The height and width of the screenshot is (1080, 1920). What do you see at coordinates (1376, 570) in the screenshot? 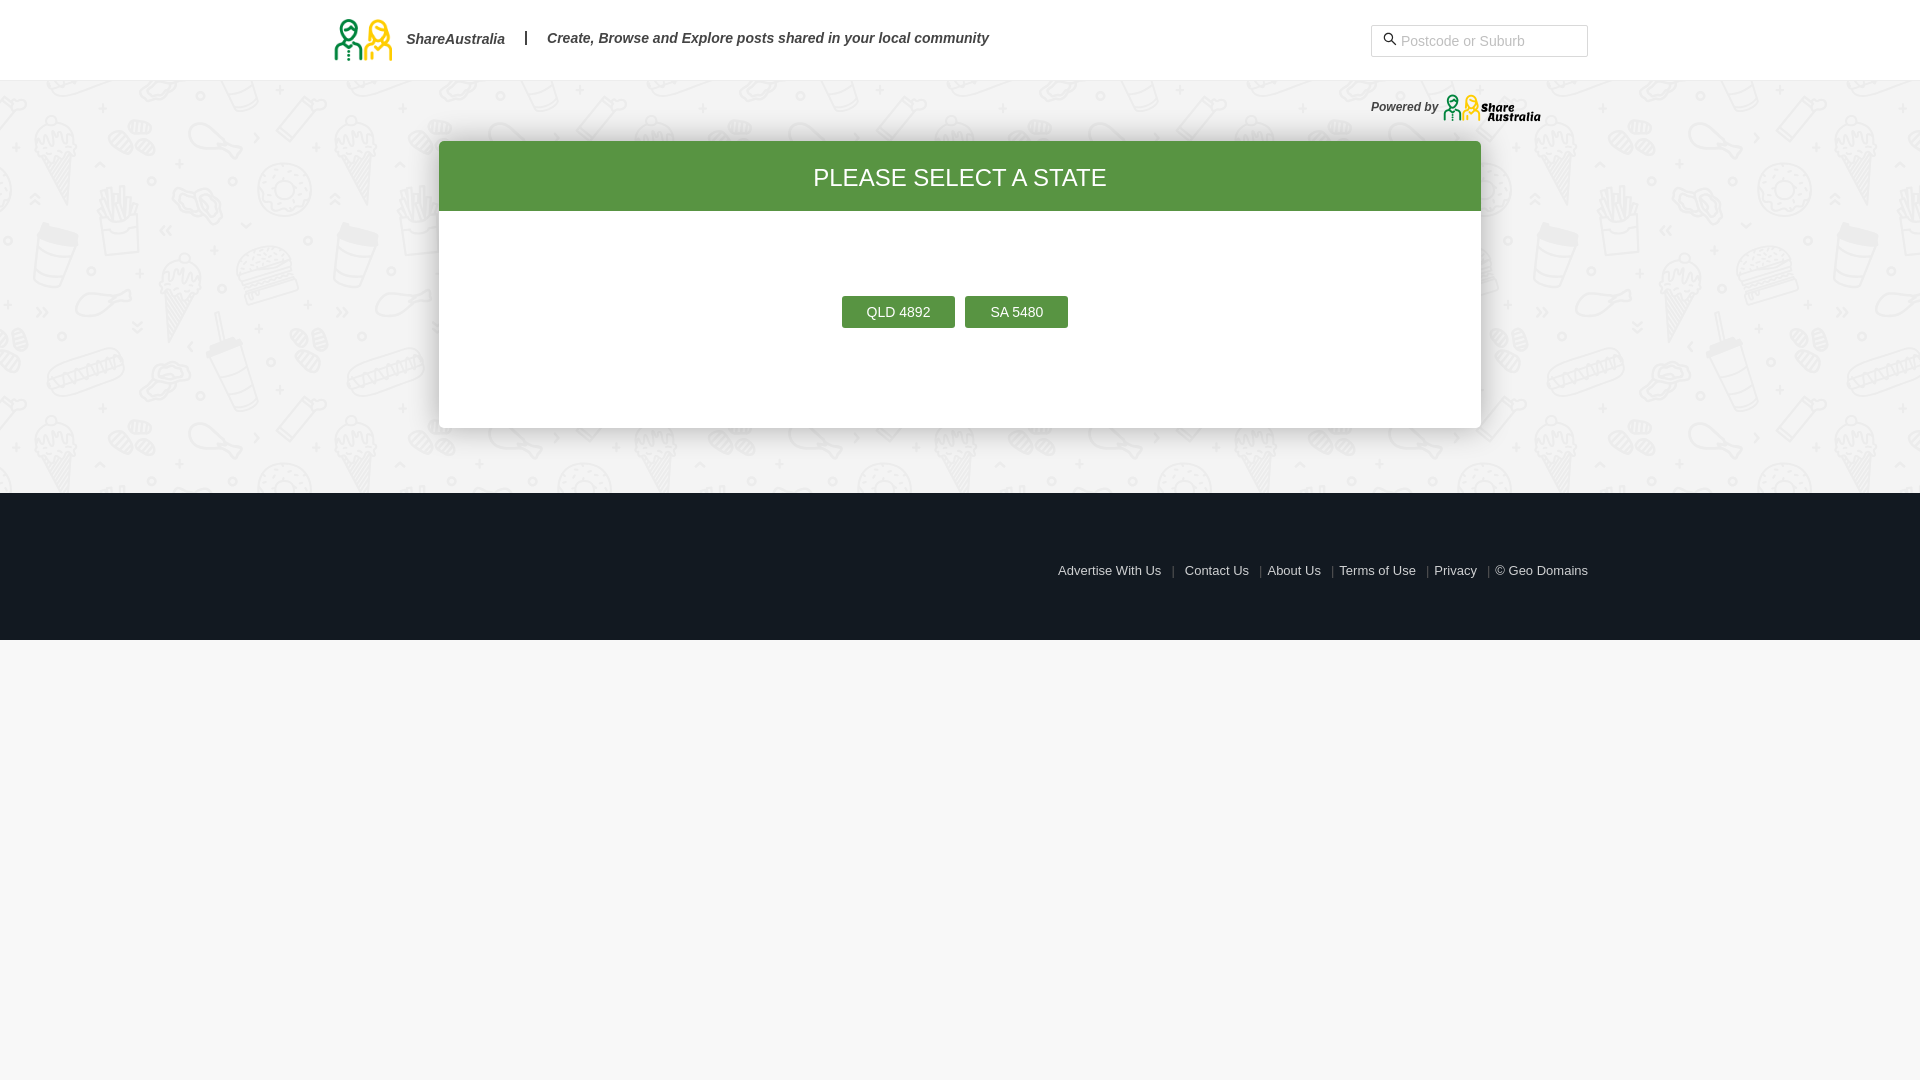
I see `'Terms of Use'` at bounding box center [1376, 570].